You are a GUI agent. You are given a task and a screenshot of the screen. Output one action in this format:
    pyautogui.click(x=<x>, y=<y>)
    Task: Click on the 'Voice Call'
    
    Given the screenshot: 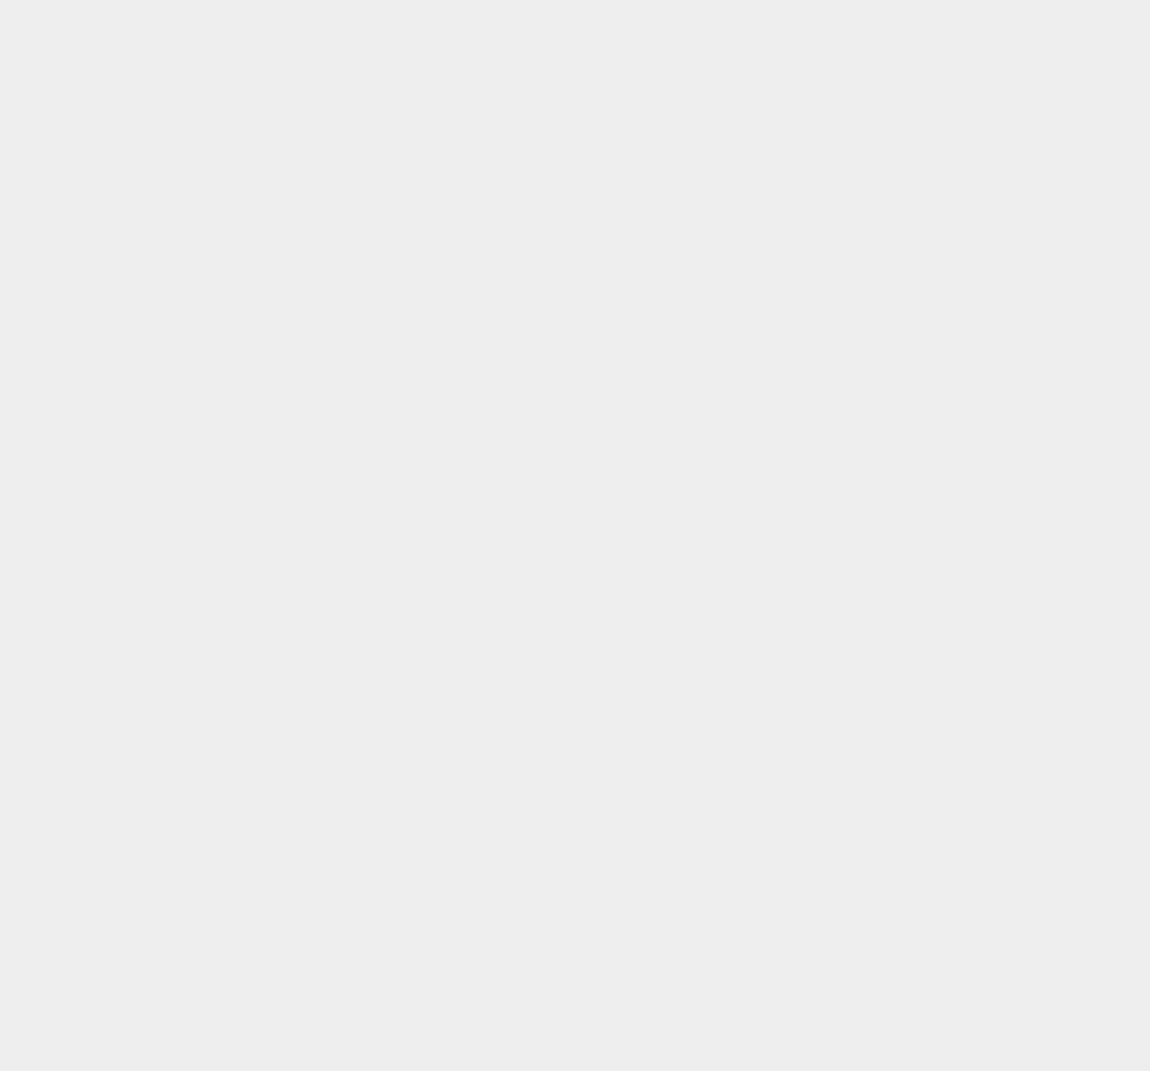 What is the action you would take?
    pyautogui.click(x=841, y=1023)
    